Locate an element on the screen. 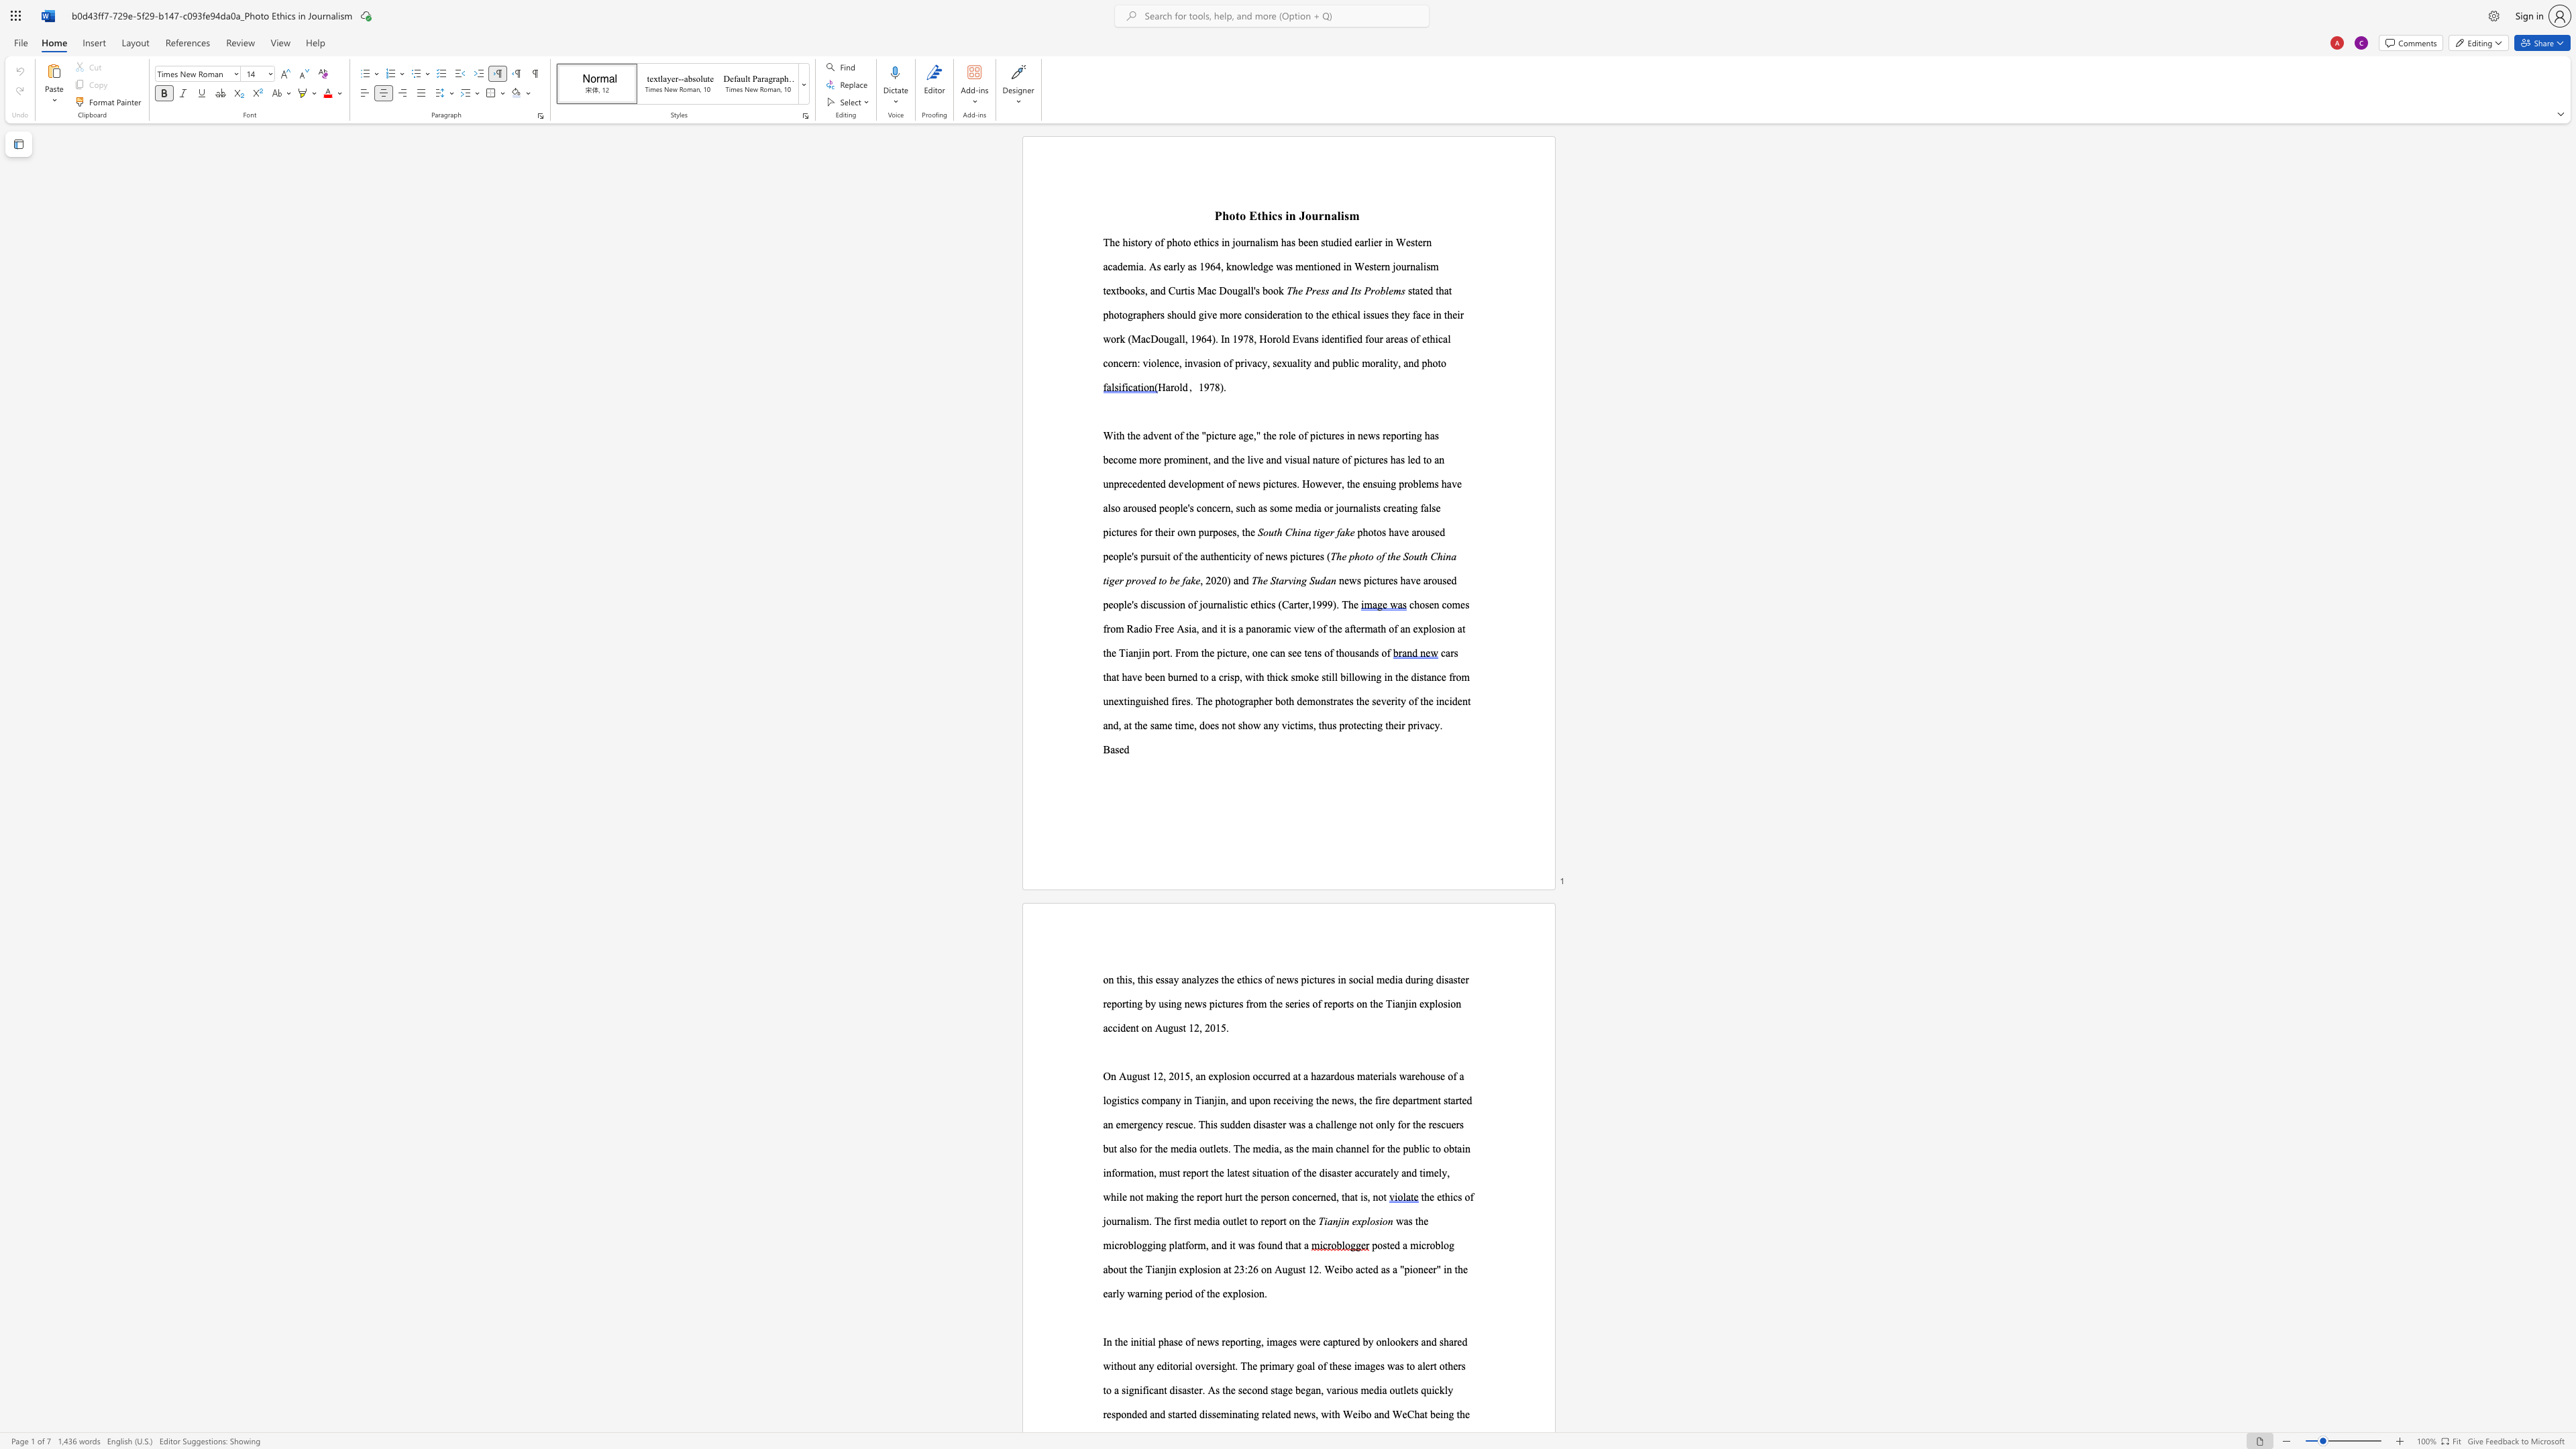 The width and height of the screenshot is (2576, 1449). the subset text "ews, the fire department started an emergency r" within the text "company in Tianjin, and upon receiving the news, the fire department started an emergency rescue. This sudden disaster was a challenge not only for the rescuers but also for the media outlets. The media, as the main channel for the public to obtain information, must report the latest situation of the disaster accurately and" is located at coordinates (1336, 1099).